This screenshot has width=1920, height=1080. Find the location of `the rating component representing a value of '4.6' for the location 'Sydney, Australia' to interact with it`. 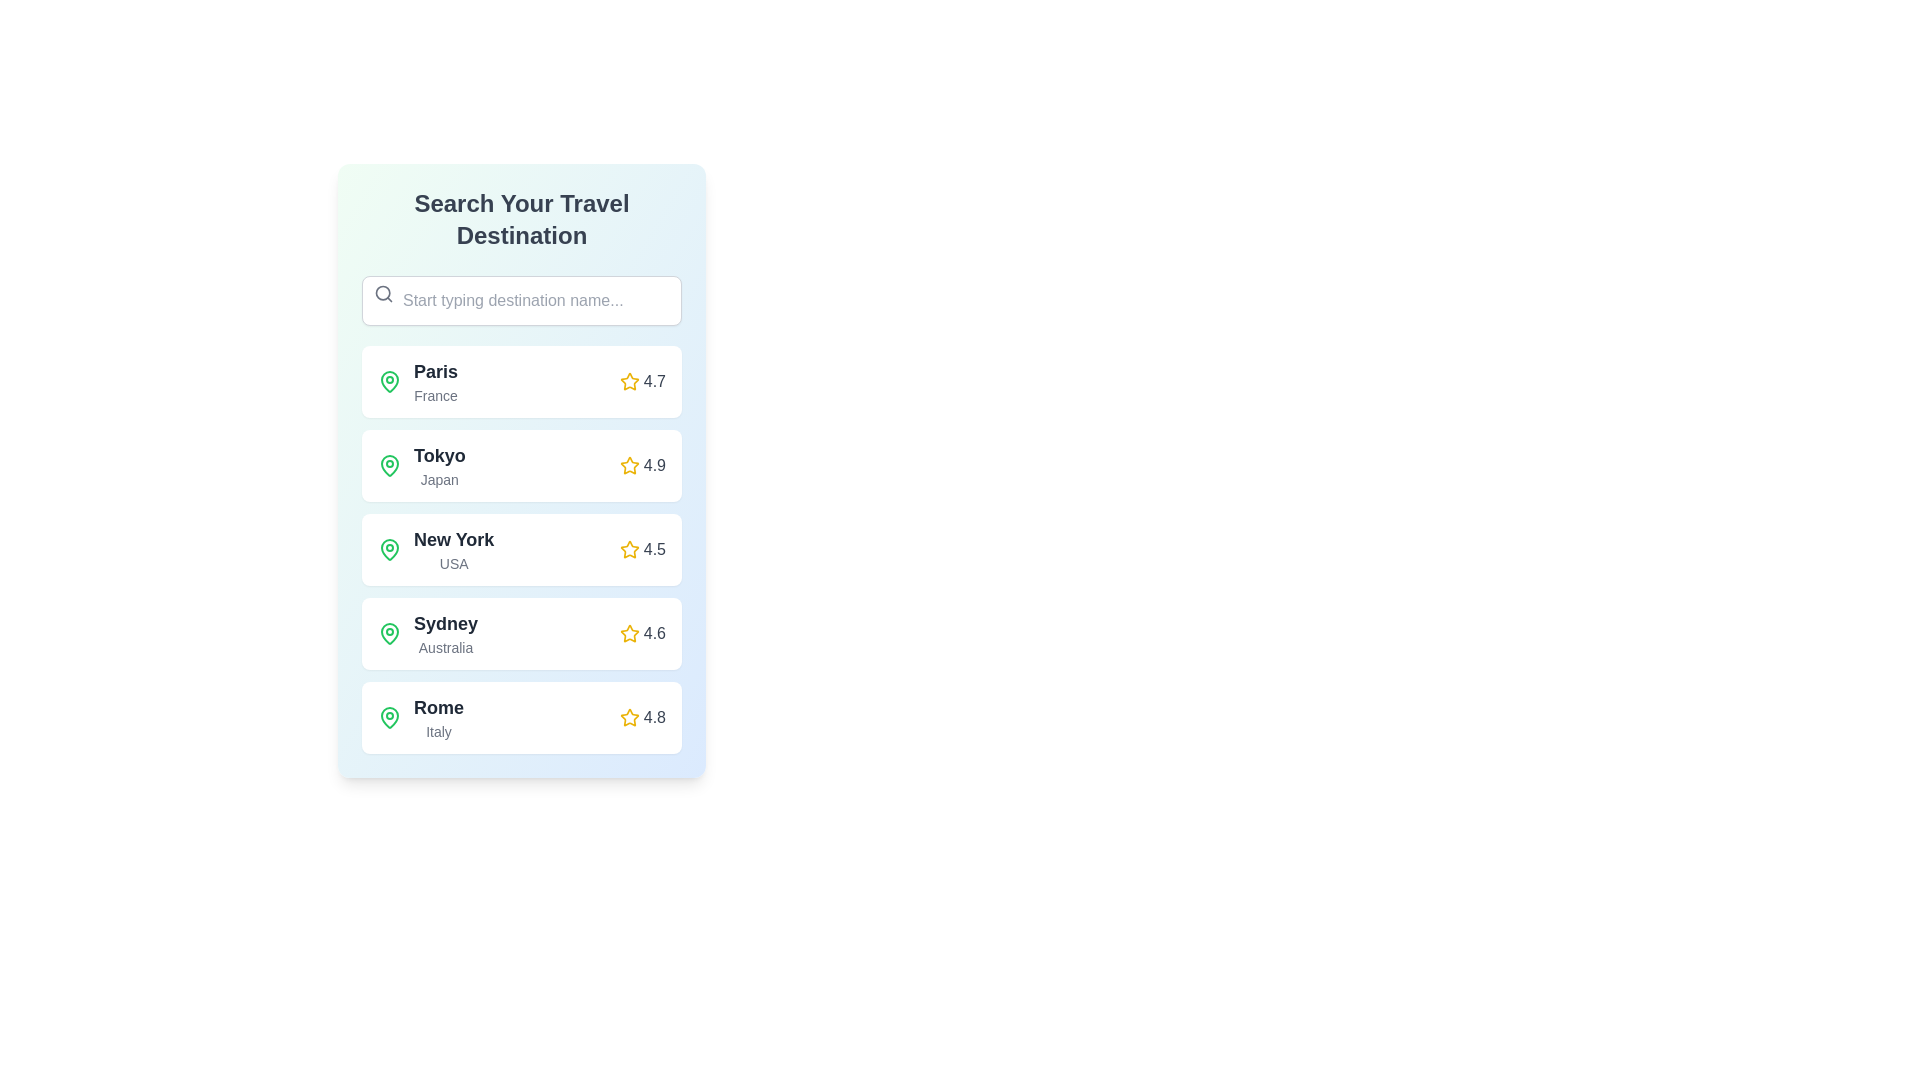

the rating component representing a value of '4.6' for the location 'Sydney, Australia' to interact with it is located at coordinates (642, 633).